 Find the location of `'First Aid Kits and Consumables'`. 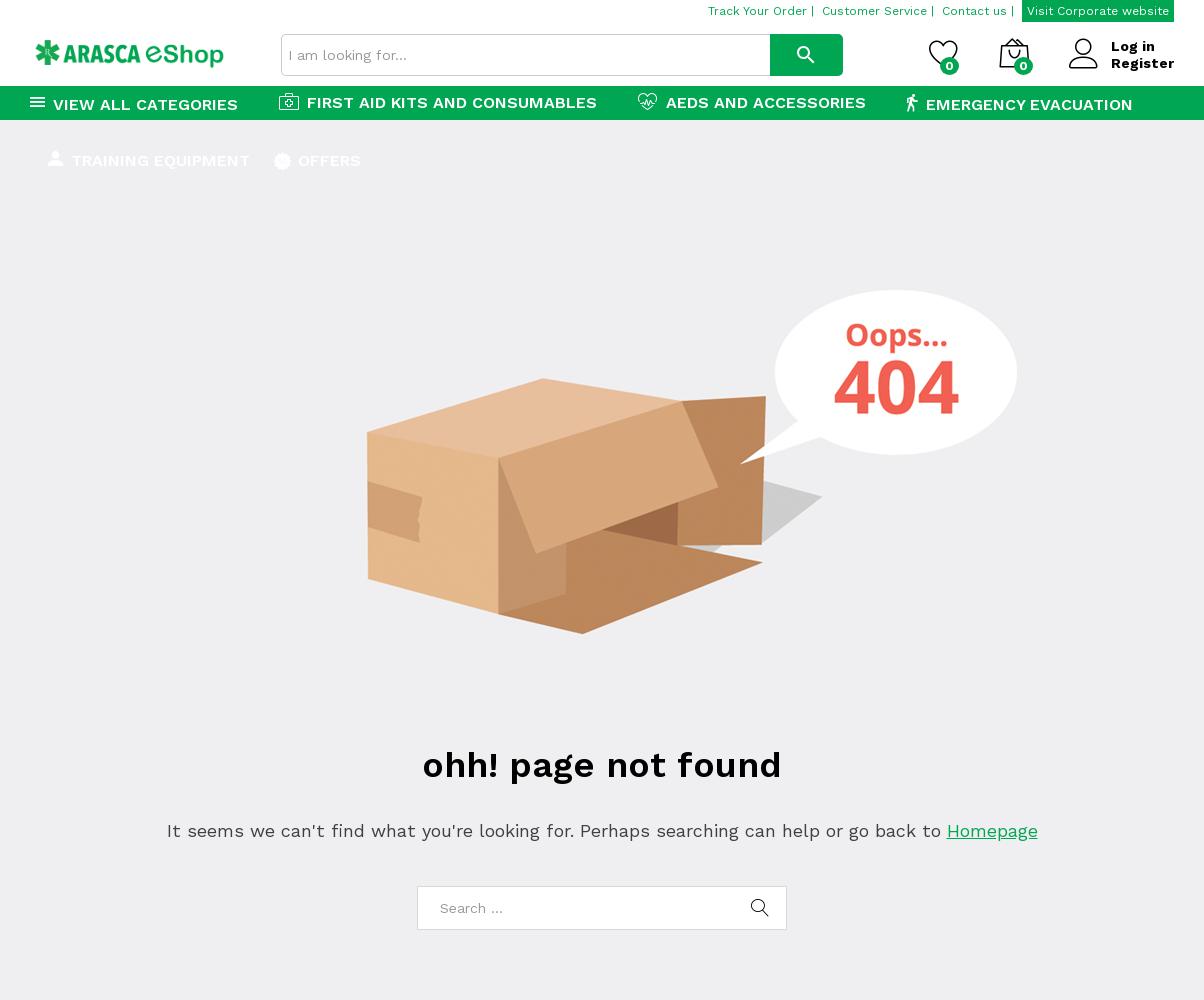

'First Aid Kits and Consumables' is located at coordinates (307, 101).